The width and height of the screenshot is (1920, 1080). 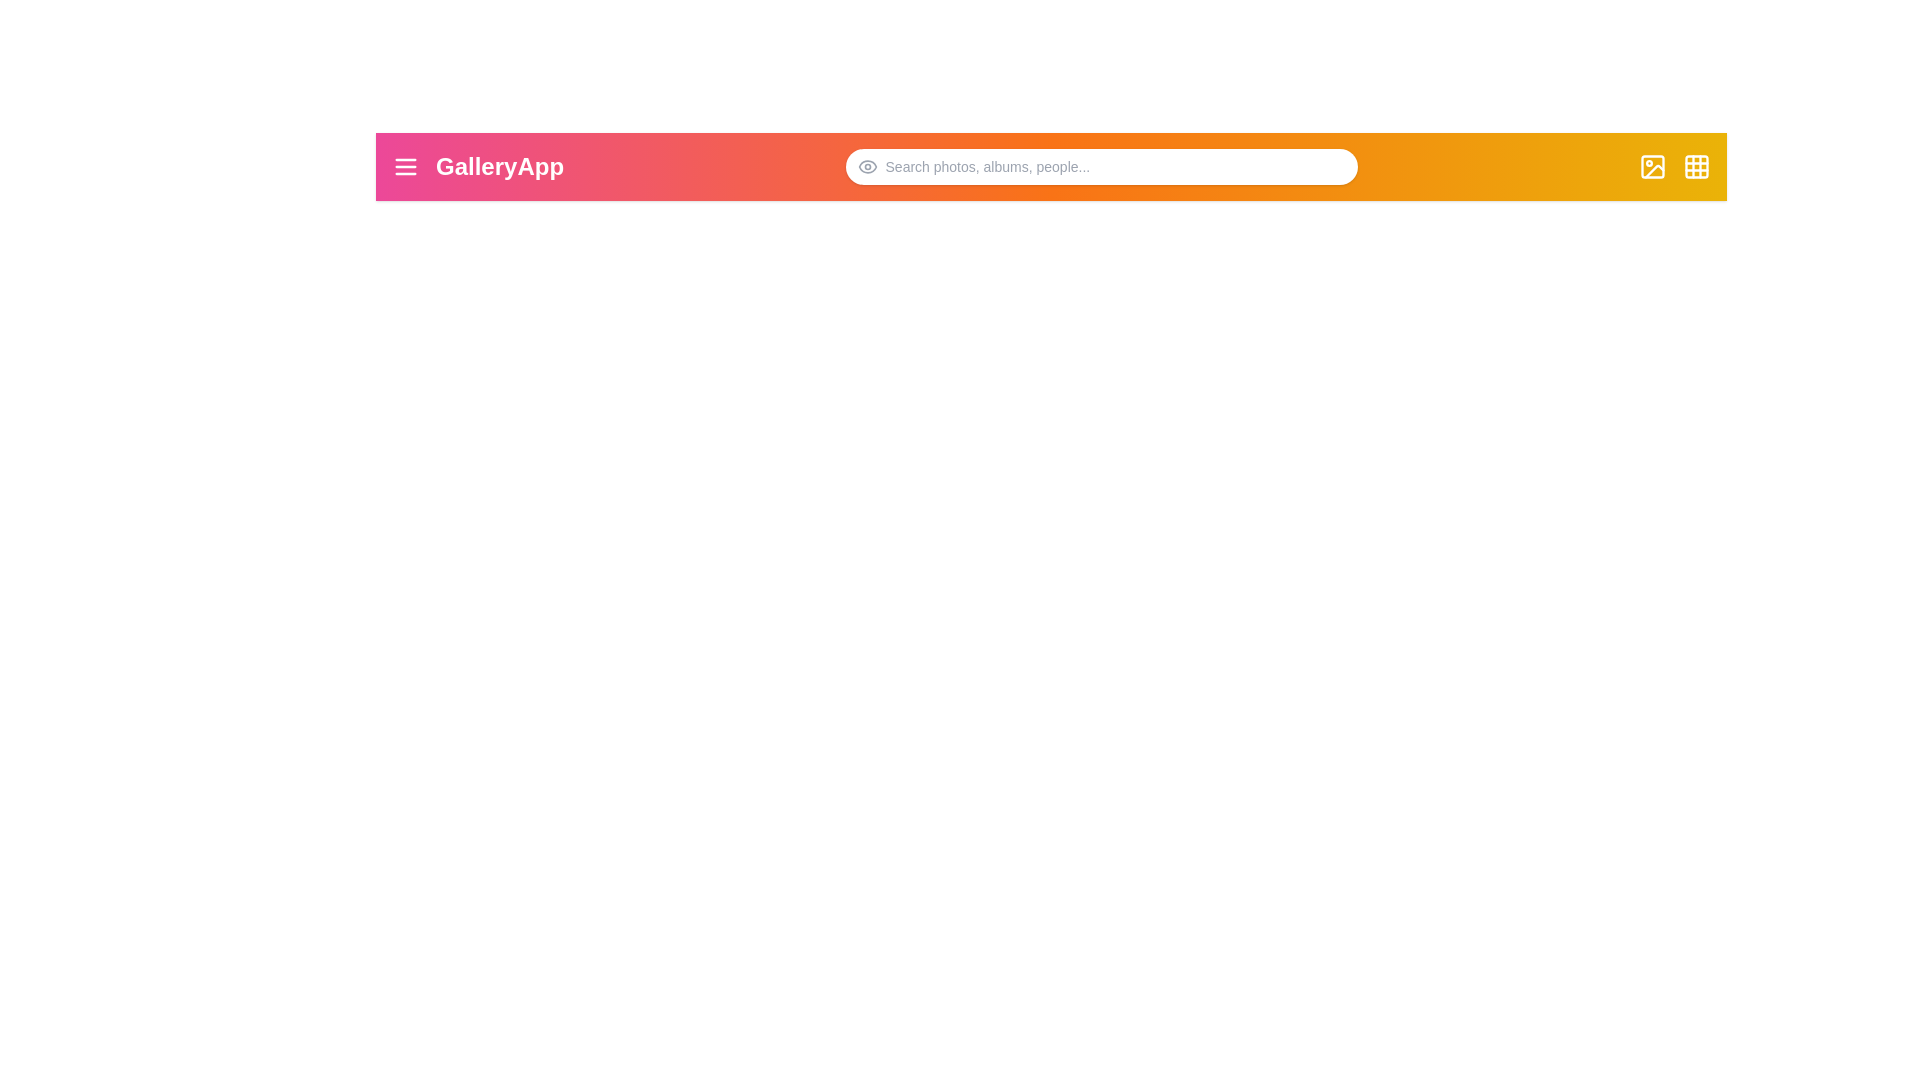 What do you see at coordinates (405, 165) in the screenshot?
I see `the menu icon to open the sidebar` at bounding box center [405, 165].